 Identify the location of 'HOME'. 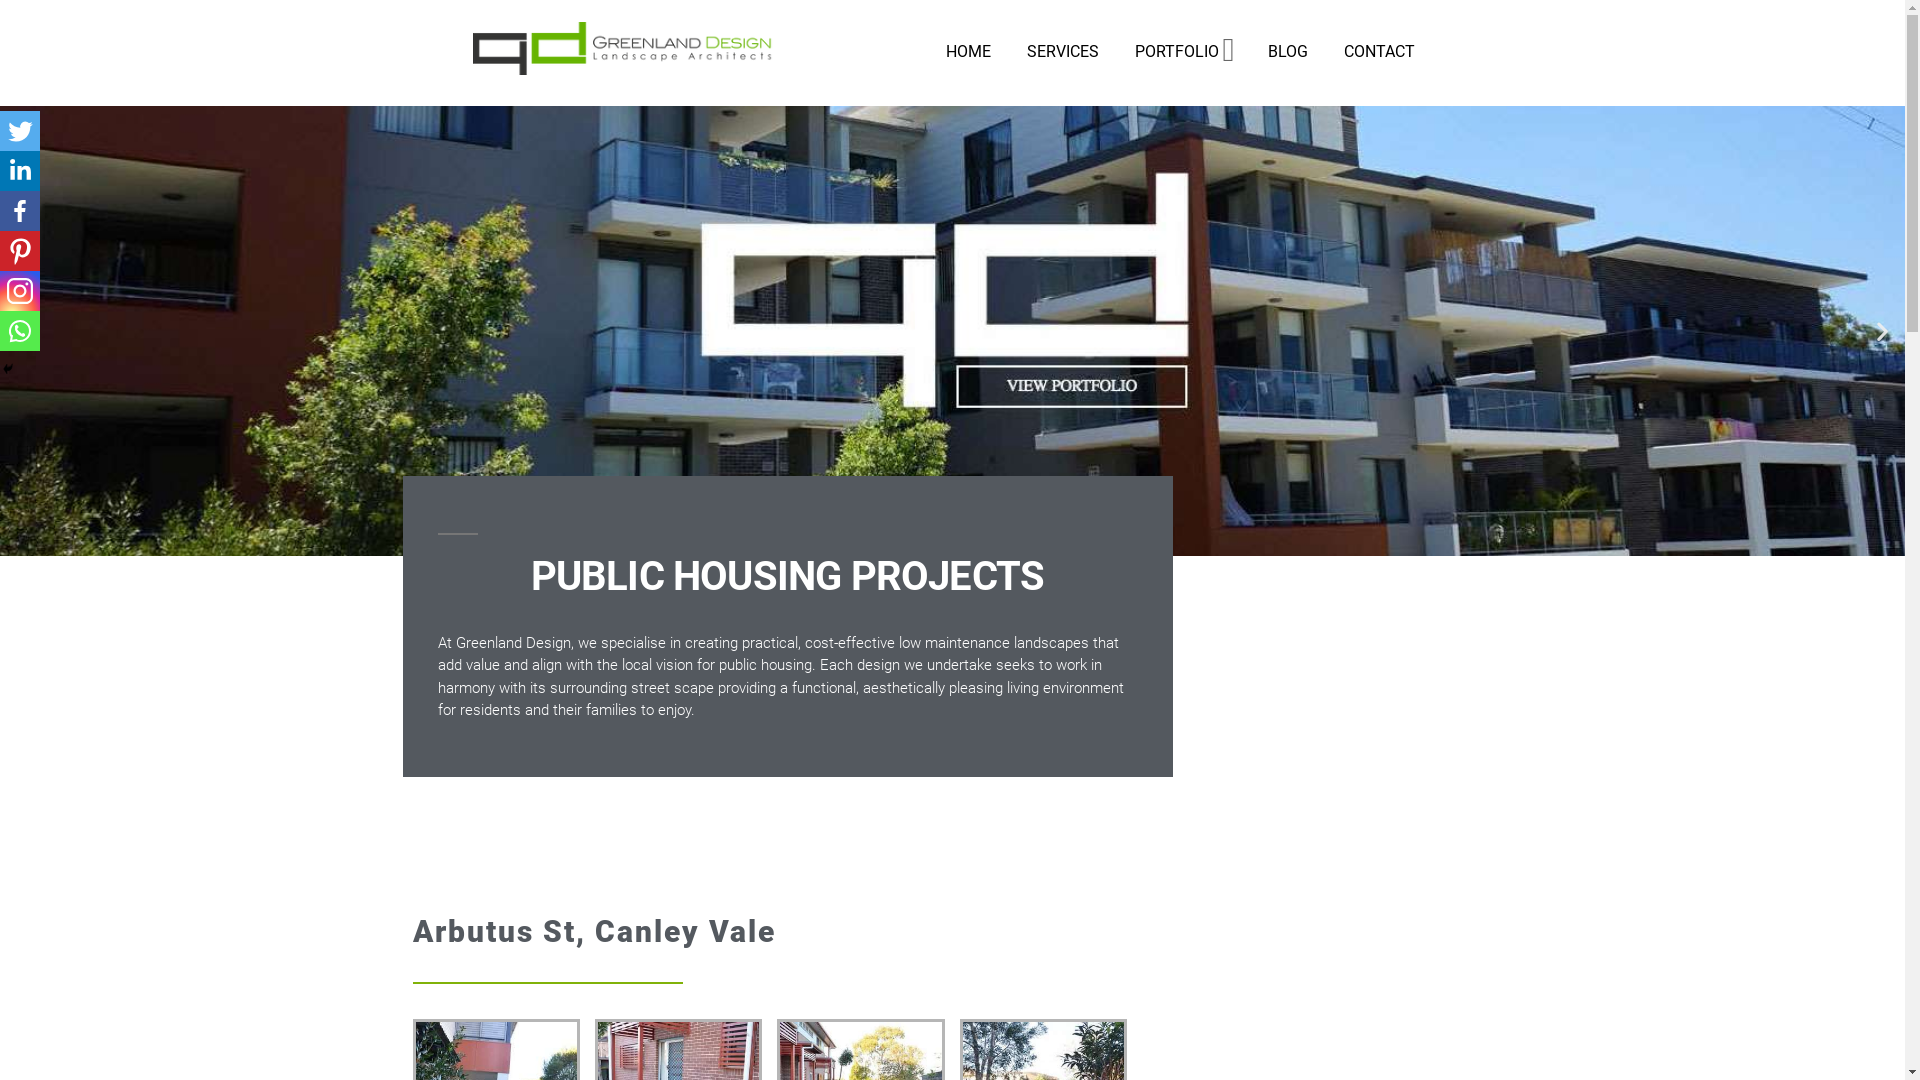
(968, 51).